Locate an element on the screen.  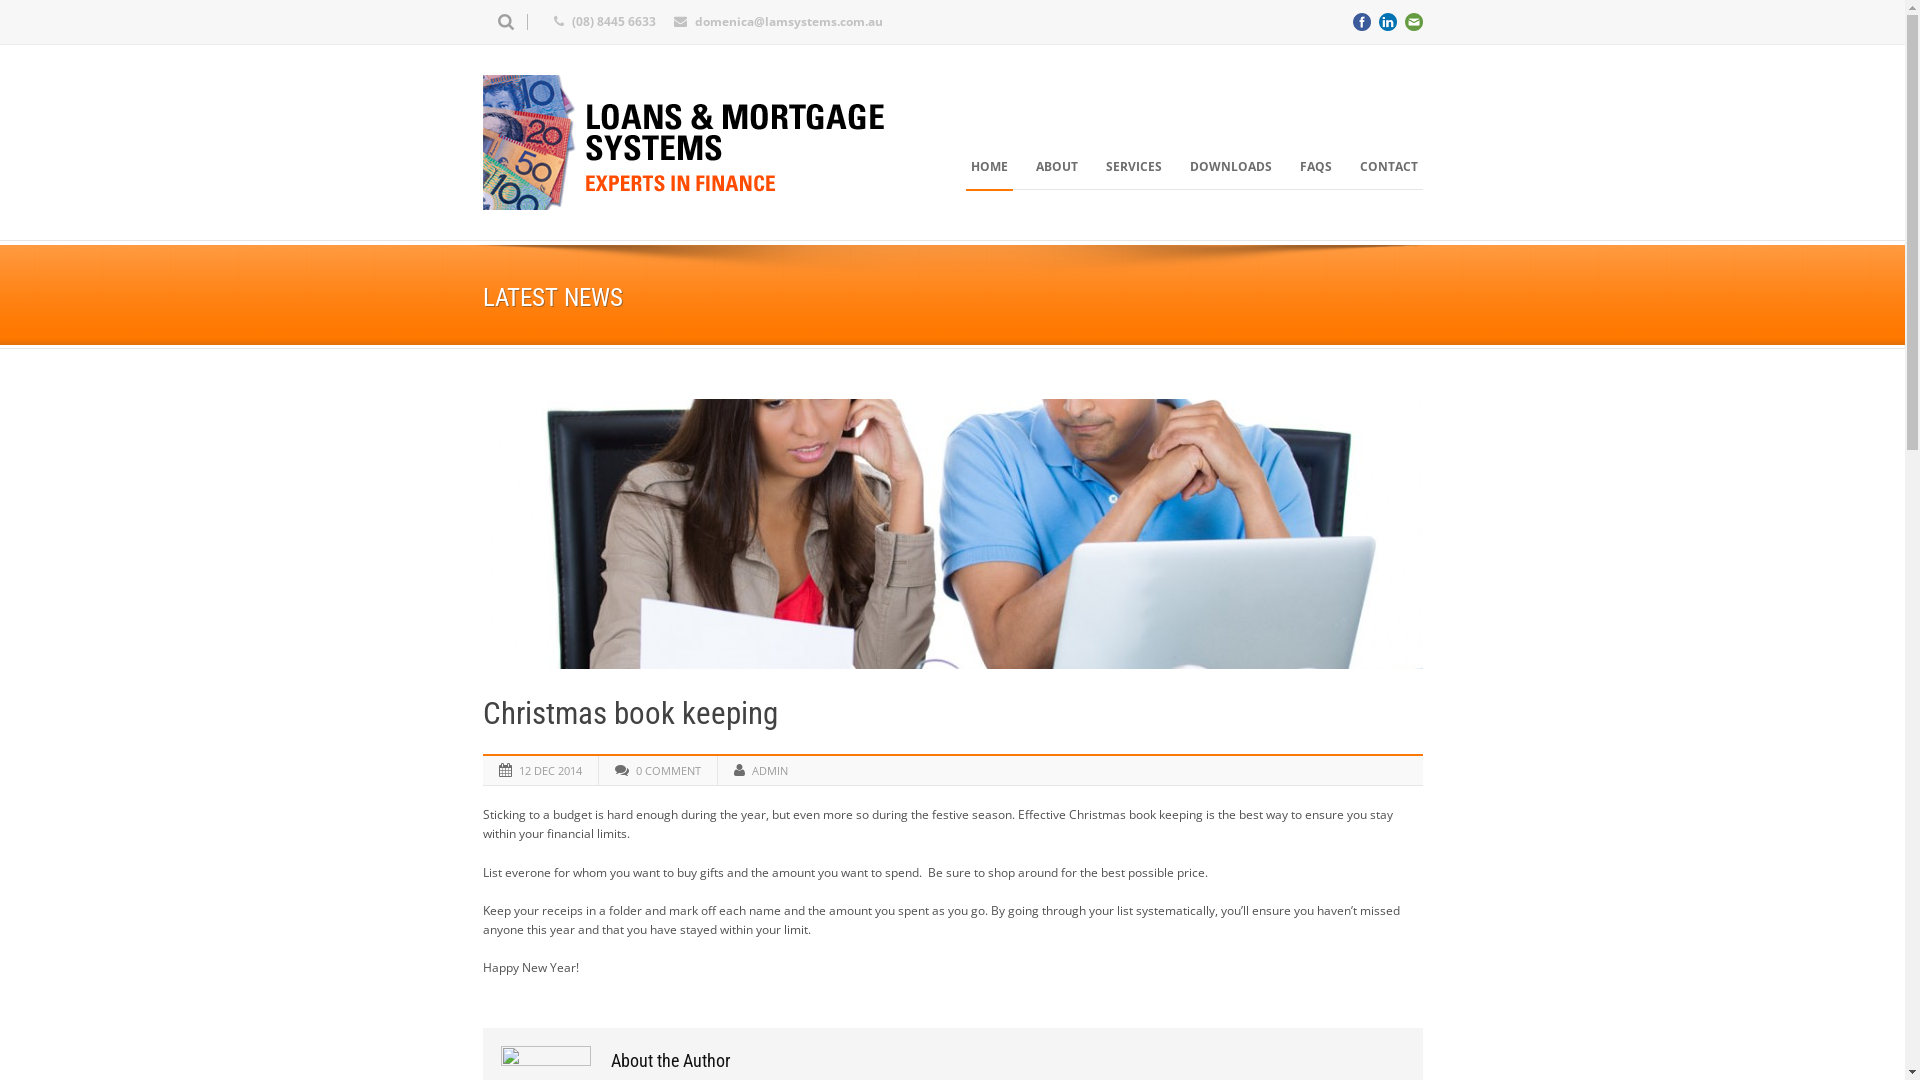
'domenica@lamsystems.com.au' is located at coordinates (786, 21).